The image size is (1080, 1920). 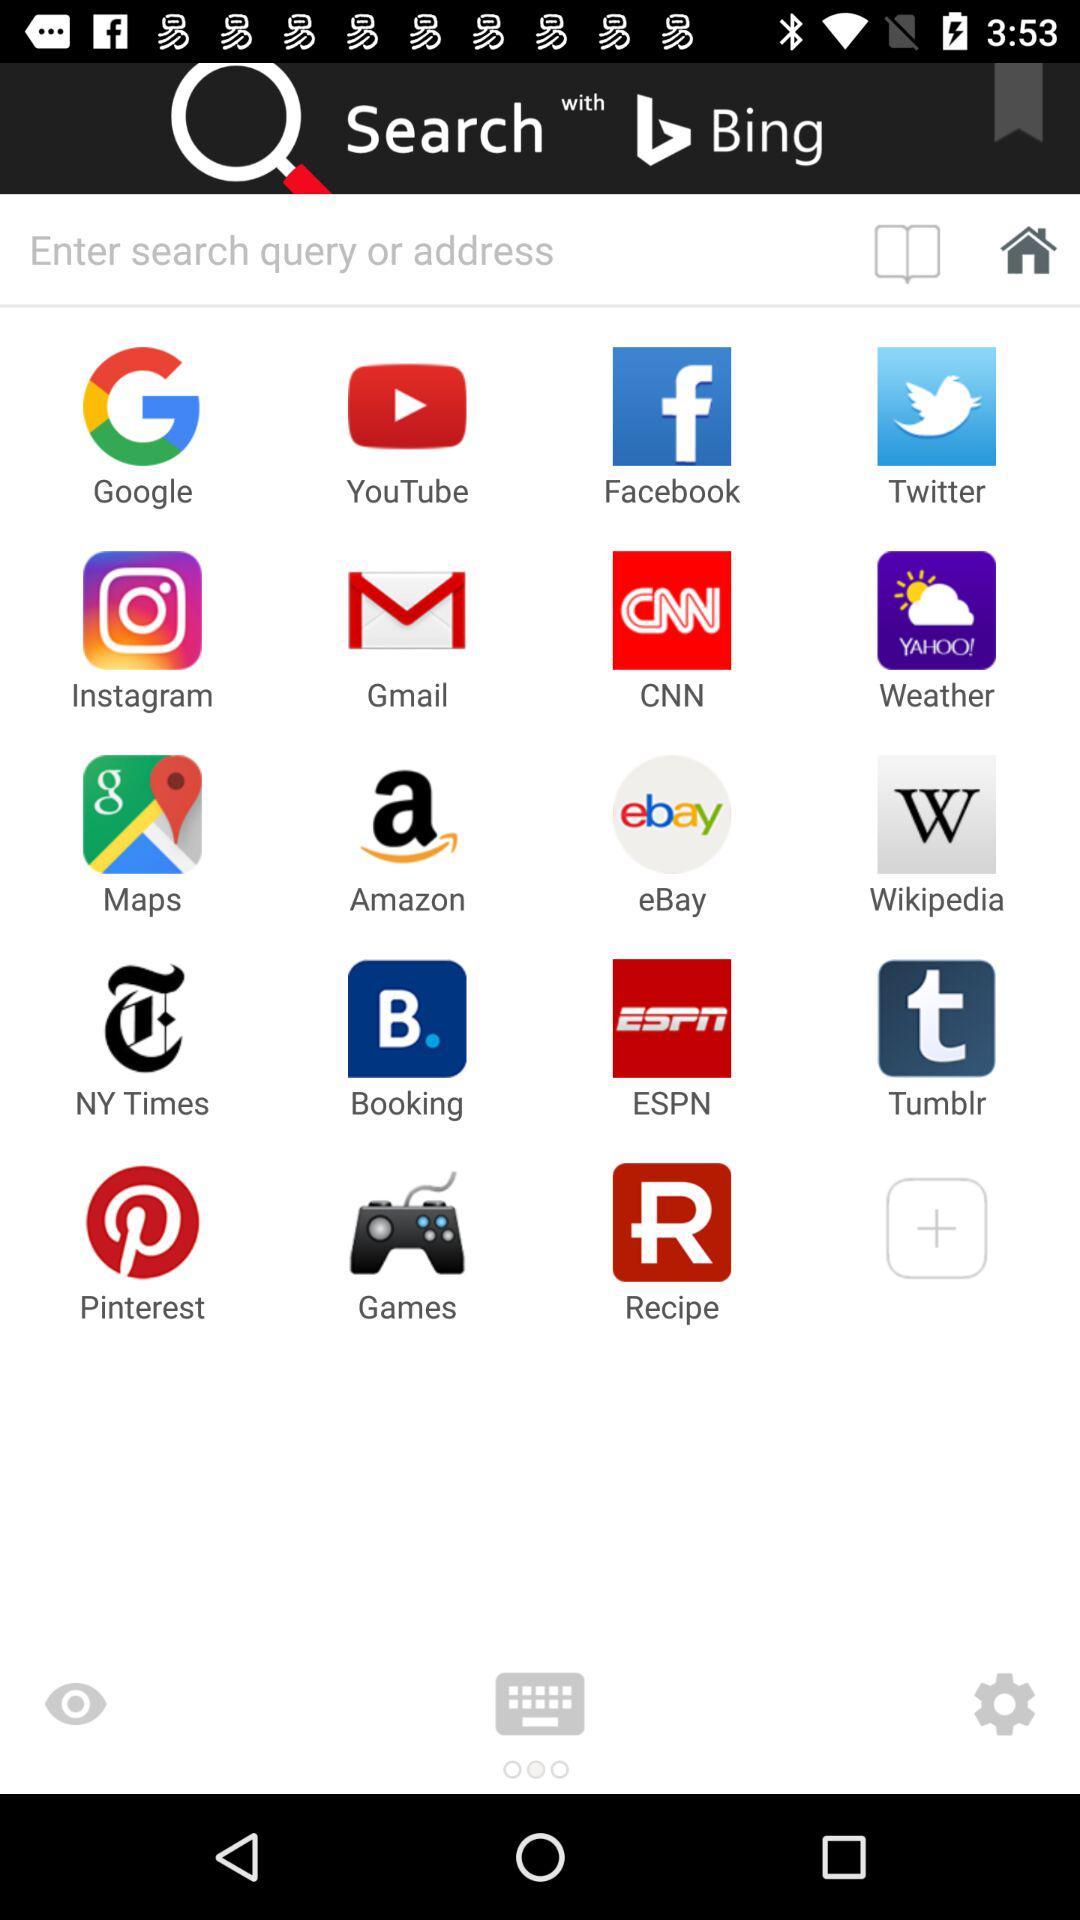 I want to click on bookmark query, so click(x=912, y=248).